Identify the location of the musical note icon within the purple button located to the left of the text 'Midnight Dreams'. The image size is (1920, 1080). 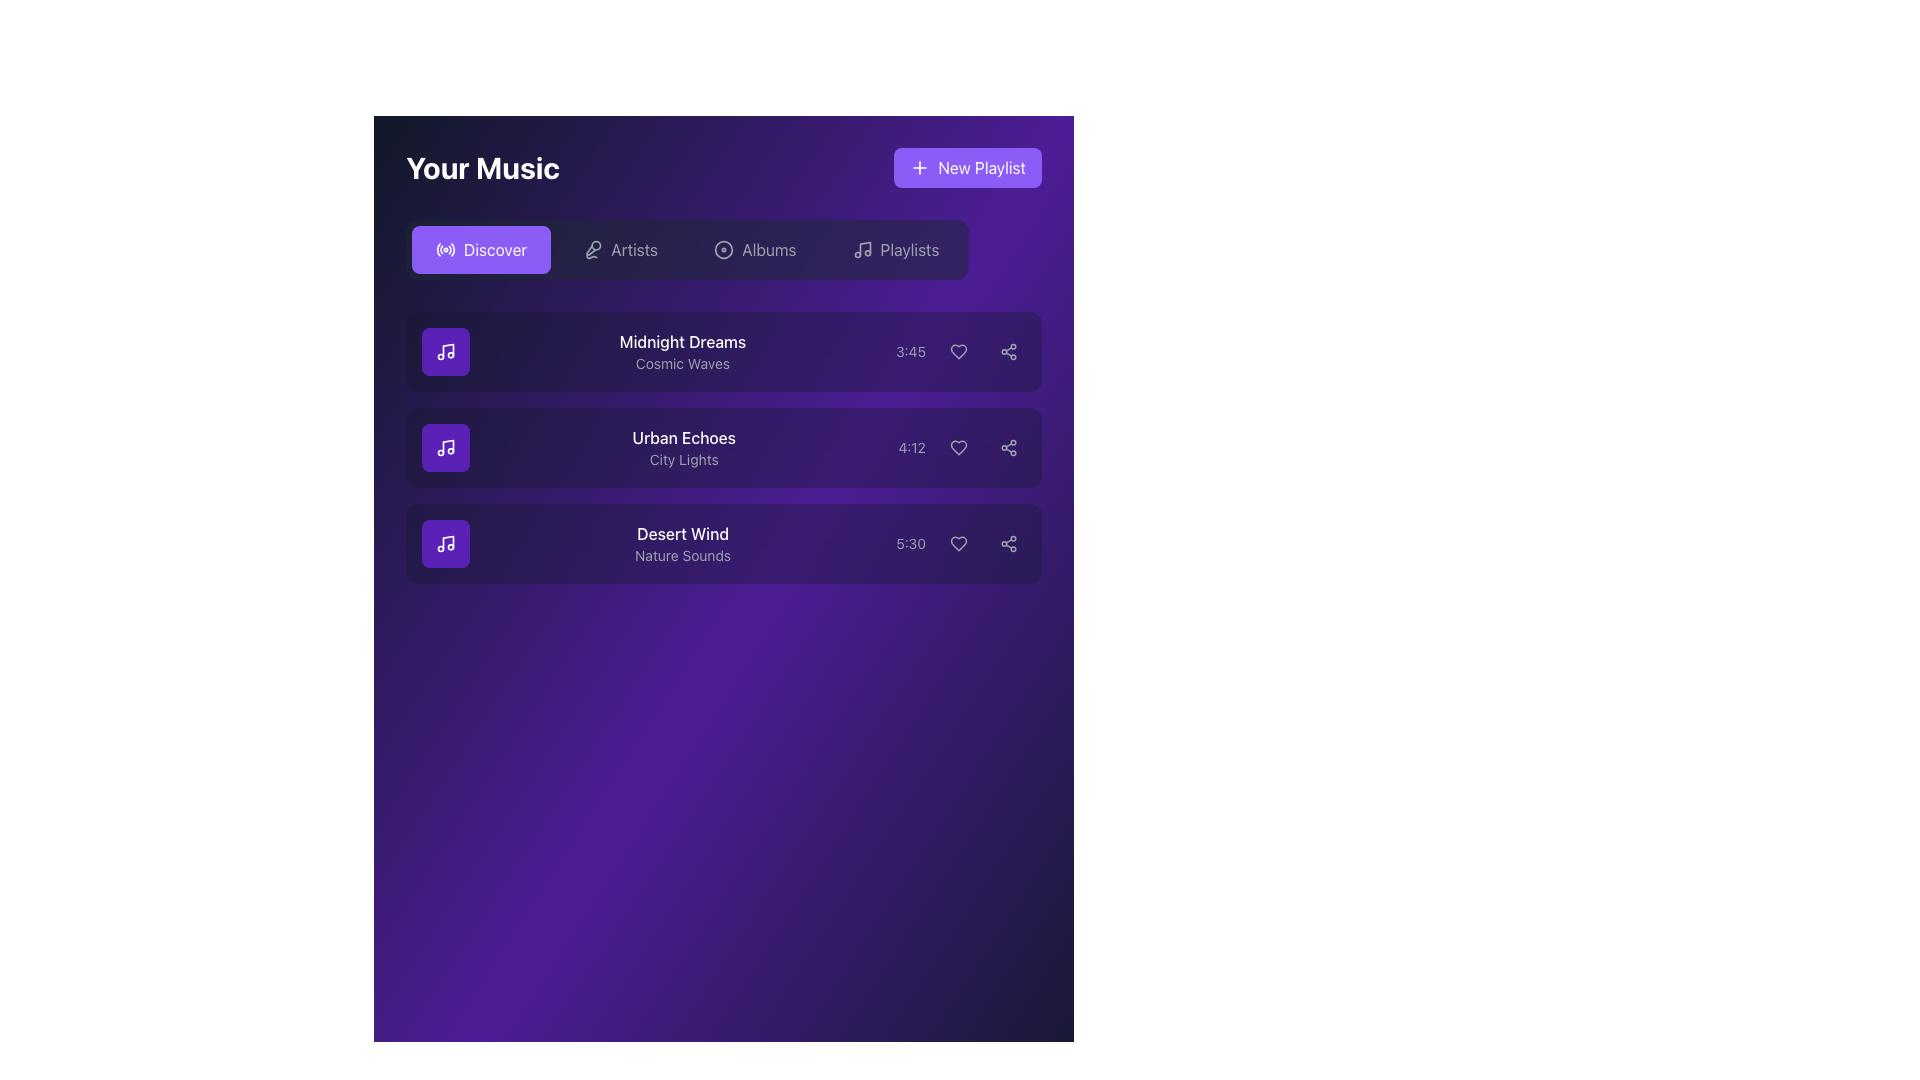
(447, 349).